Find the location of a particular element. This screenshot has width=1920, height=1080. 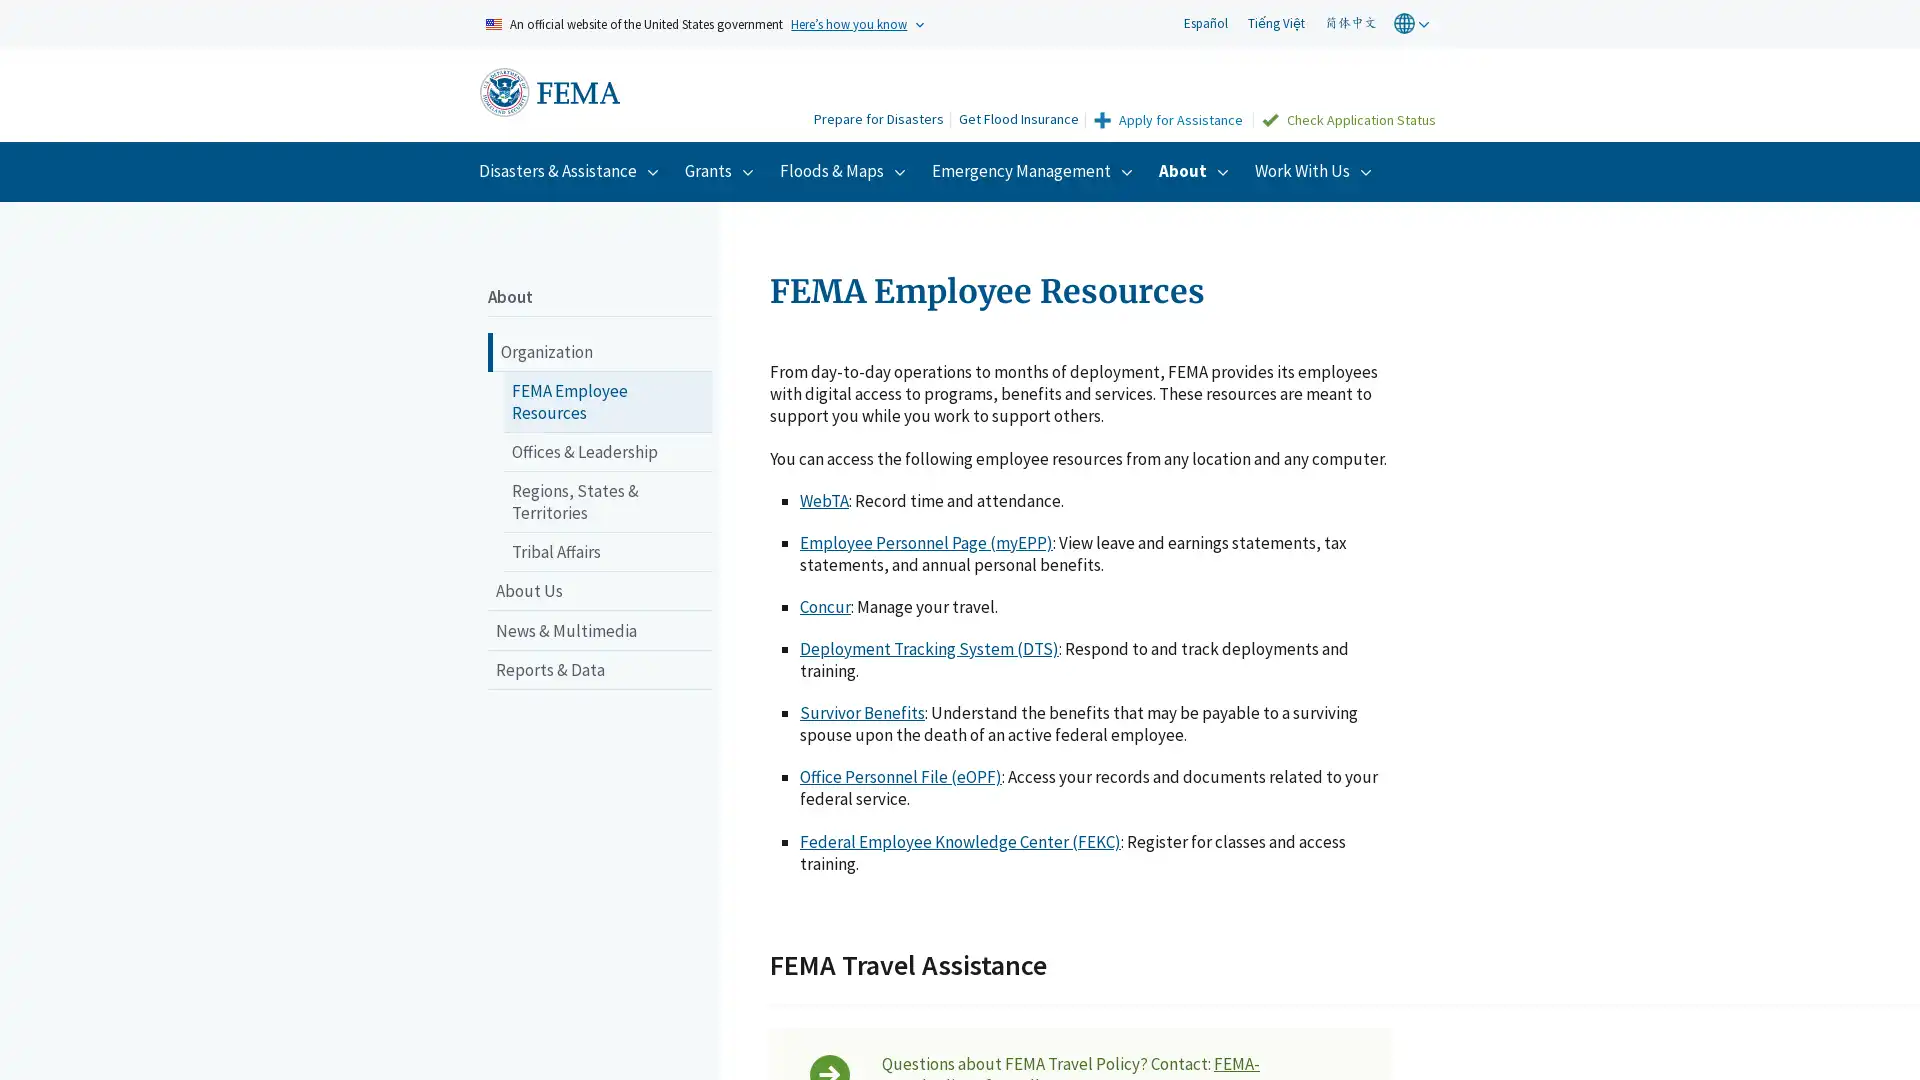

world globe is located at coordinates (1413, 23).